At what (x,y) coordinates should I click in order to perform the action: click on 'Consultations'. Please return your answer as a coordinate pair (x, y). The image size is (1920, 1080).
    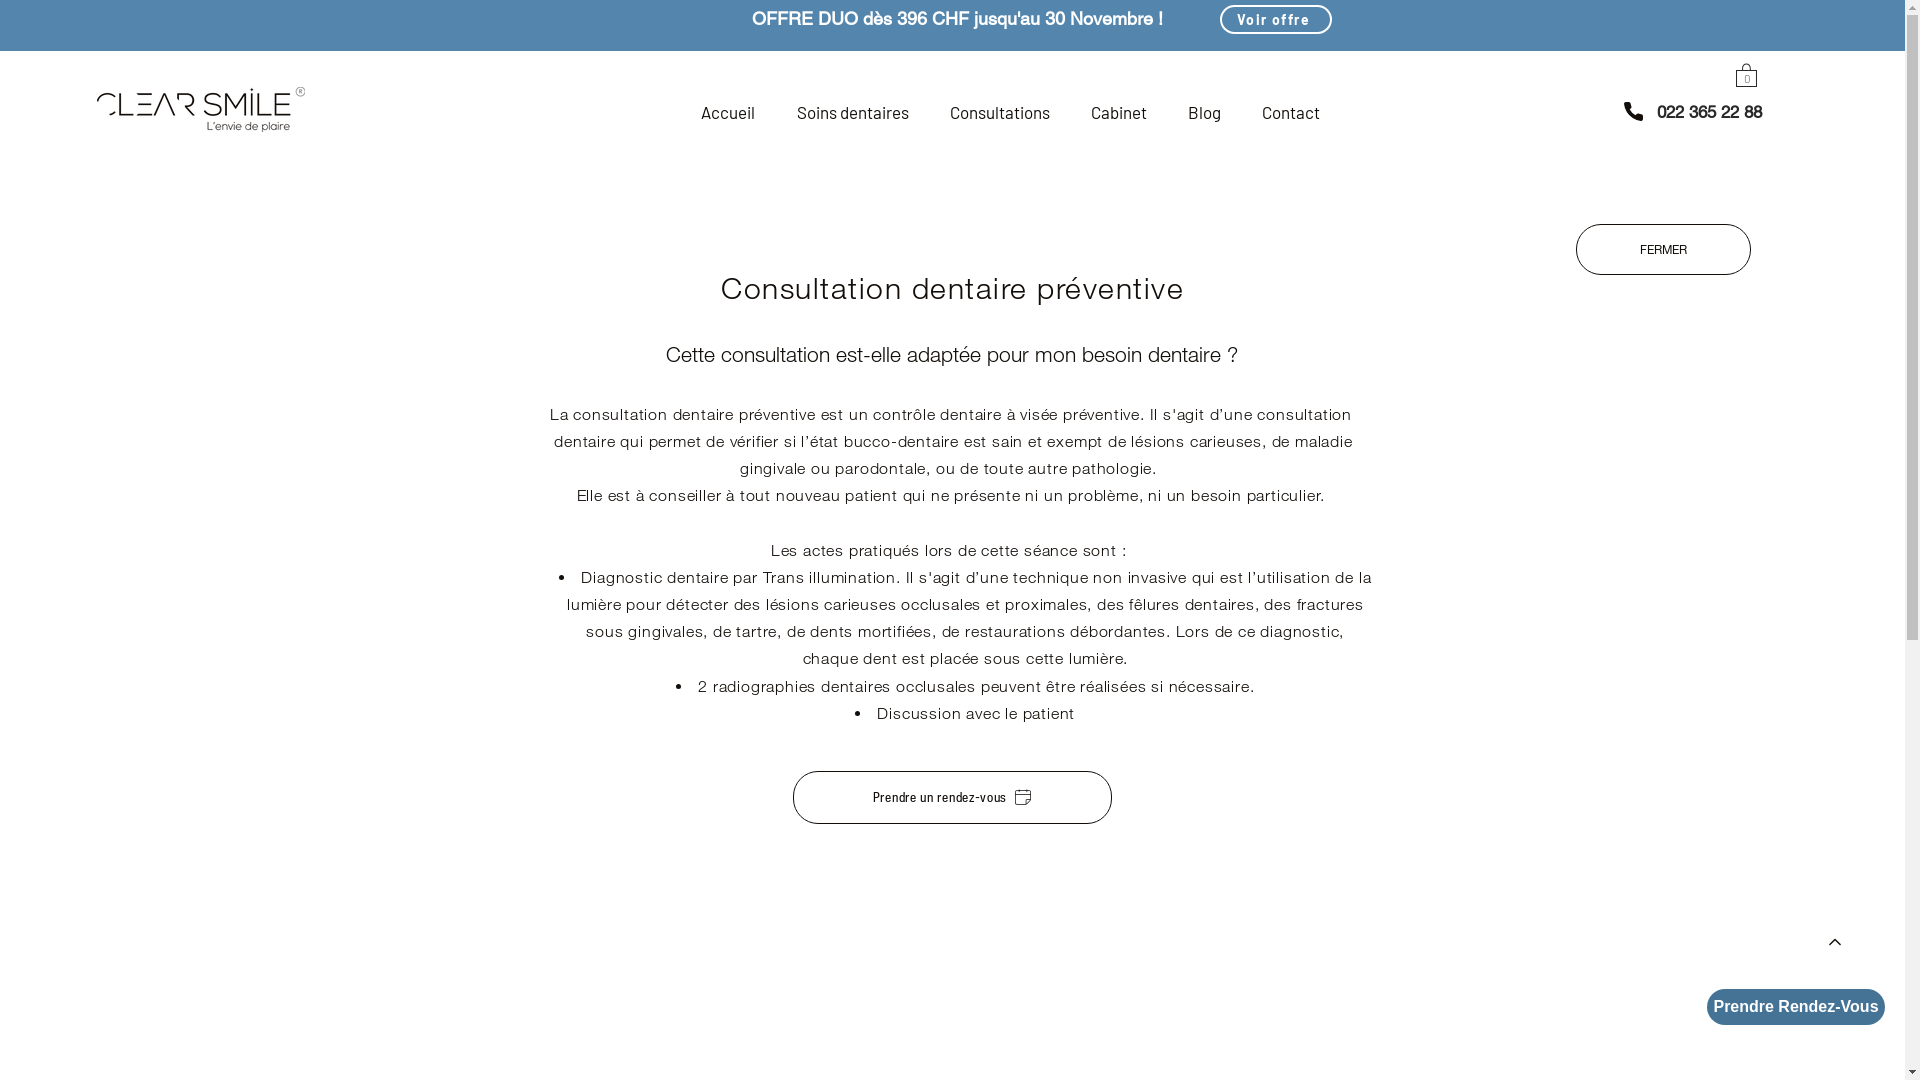
    Looking at the image, I should click on (928, 111).